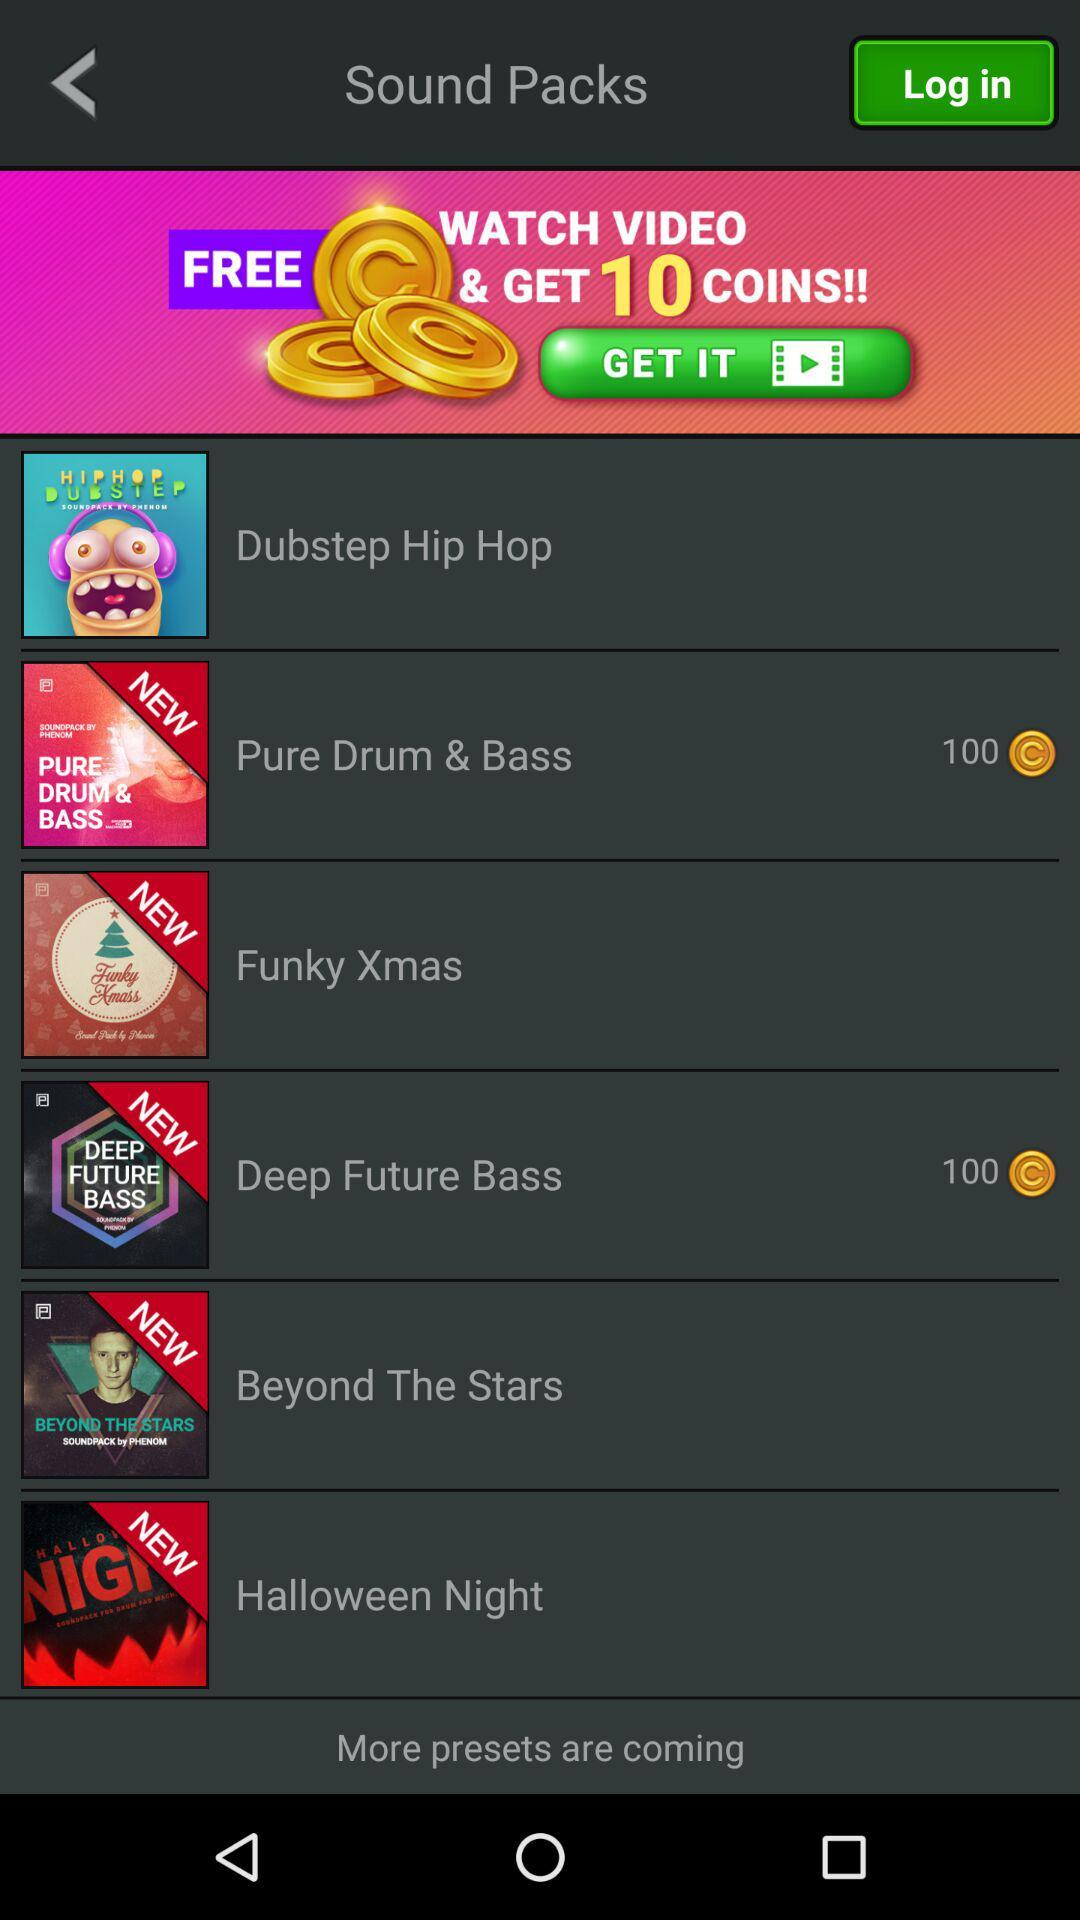  I want to click on the icon next to 100 item, so click(404, 752).